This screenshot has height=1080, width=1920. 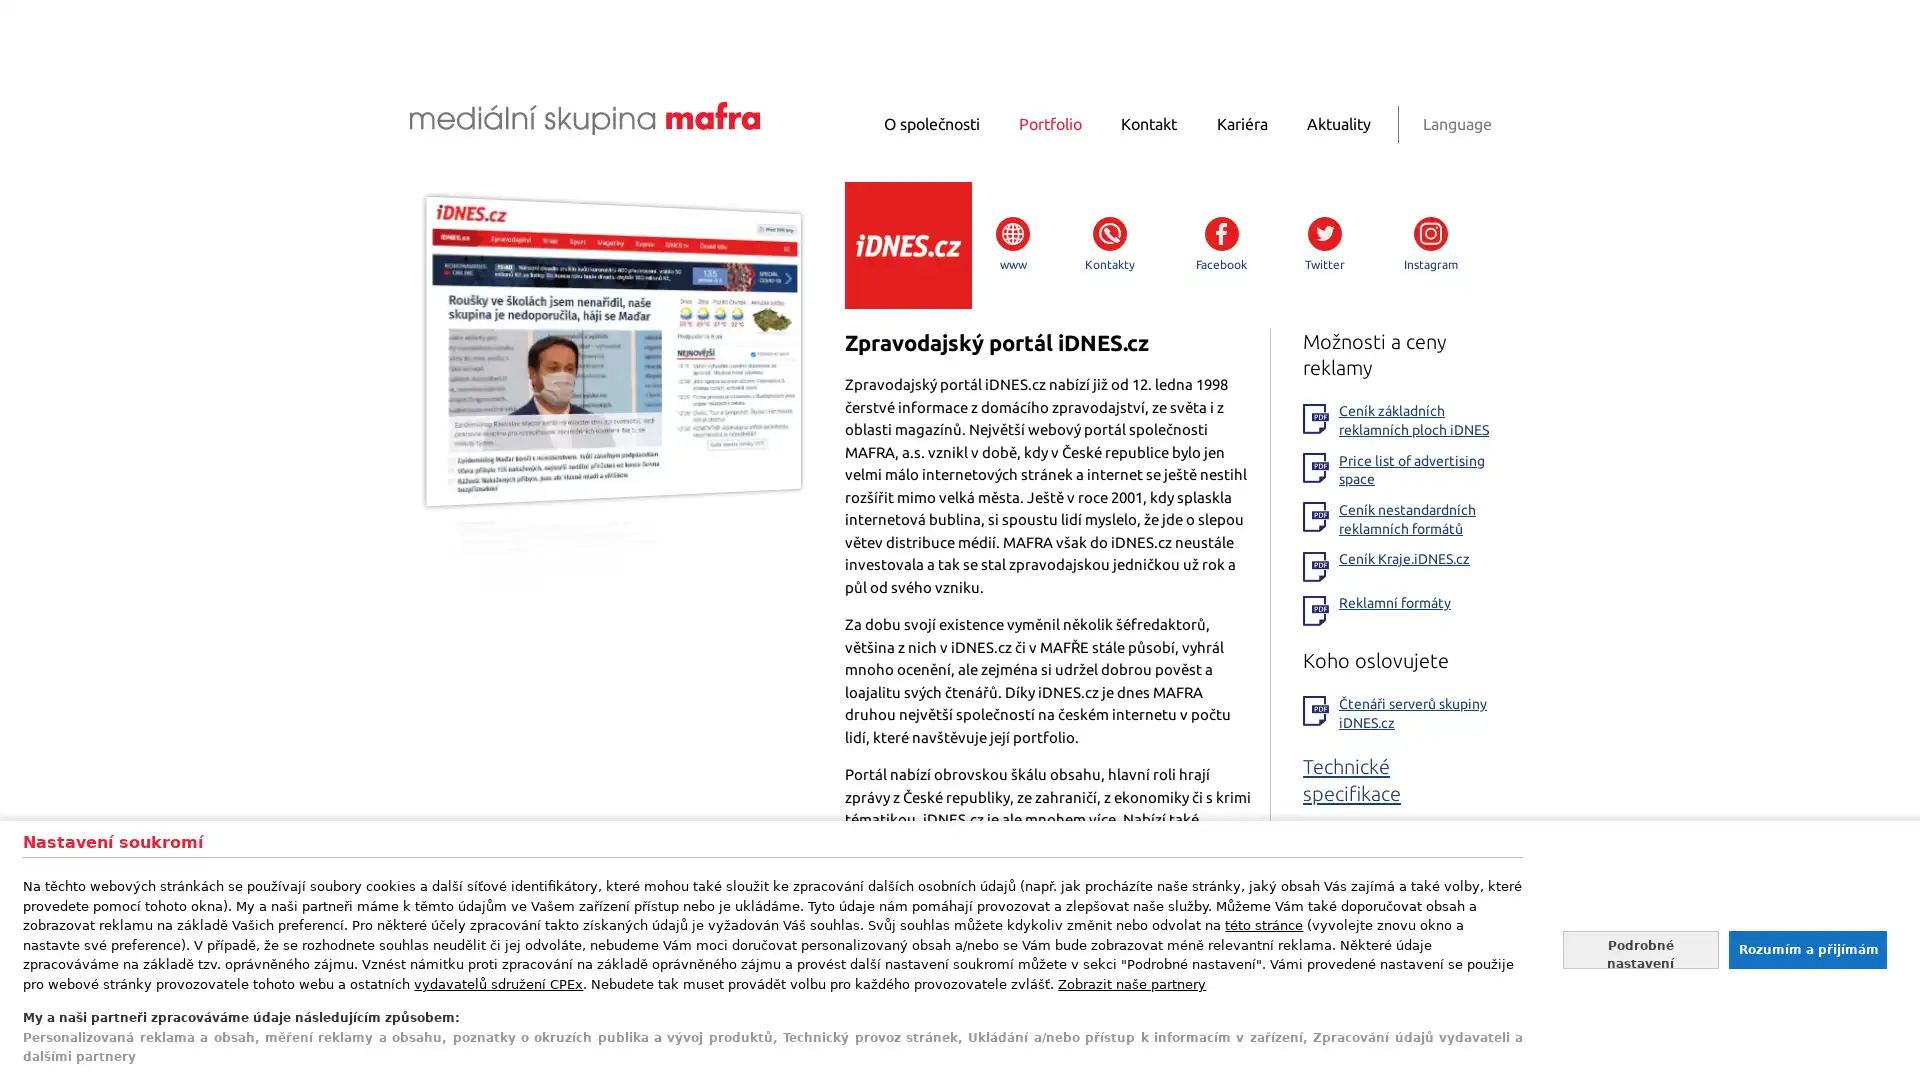 I want to click on Souhlasit s nasim zpracovanim udaju a zavrit, so click(x=1806, y=948).